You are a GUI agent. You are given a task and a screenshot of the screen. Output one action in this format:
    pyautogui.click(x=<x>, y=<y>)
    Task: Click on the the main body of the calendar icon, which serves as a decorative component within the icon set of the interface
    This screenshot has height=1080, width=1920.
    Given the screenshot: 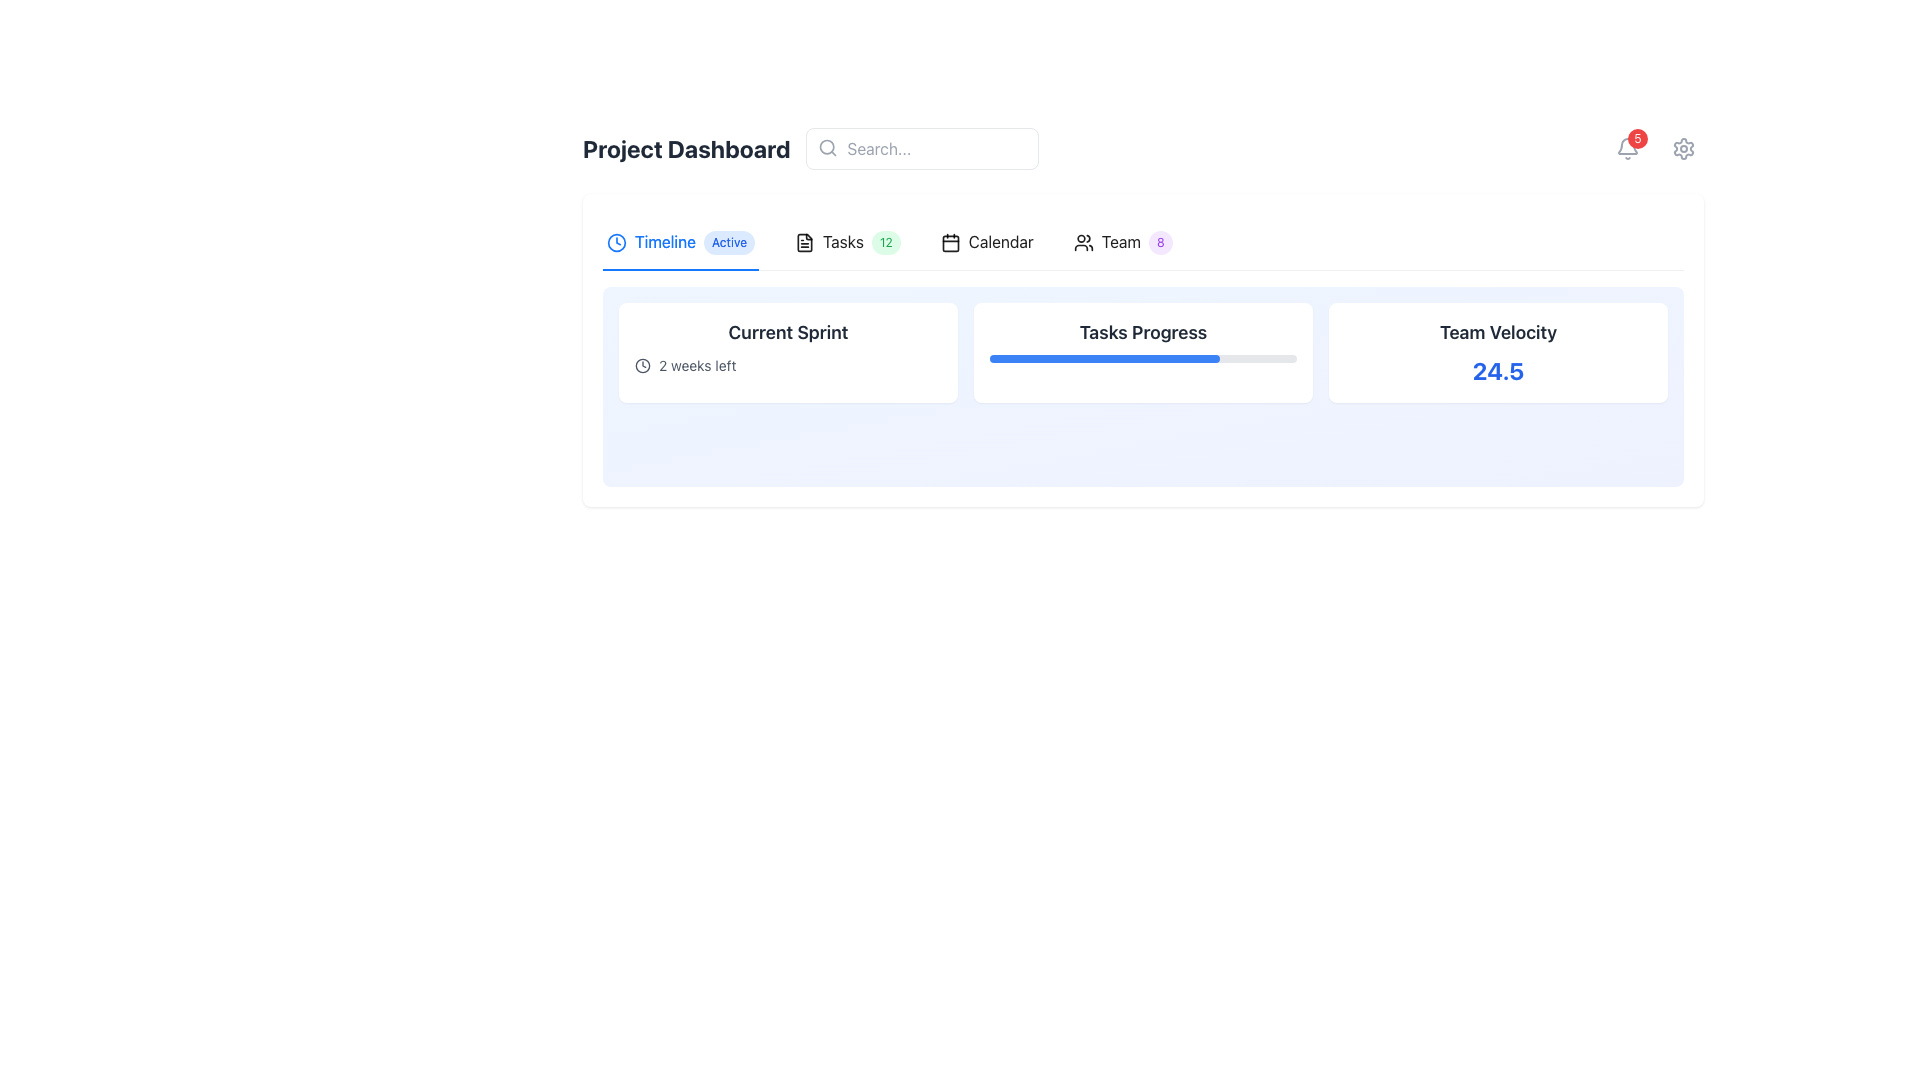 What is the action you would take?
    pyautogui.click(x=949, y=242)
    